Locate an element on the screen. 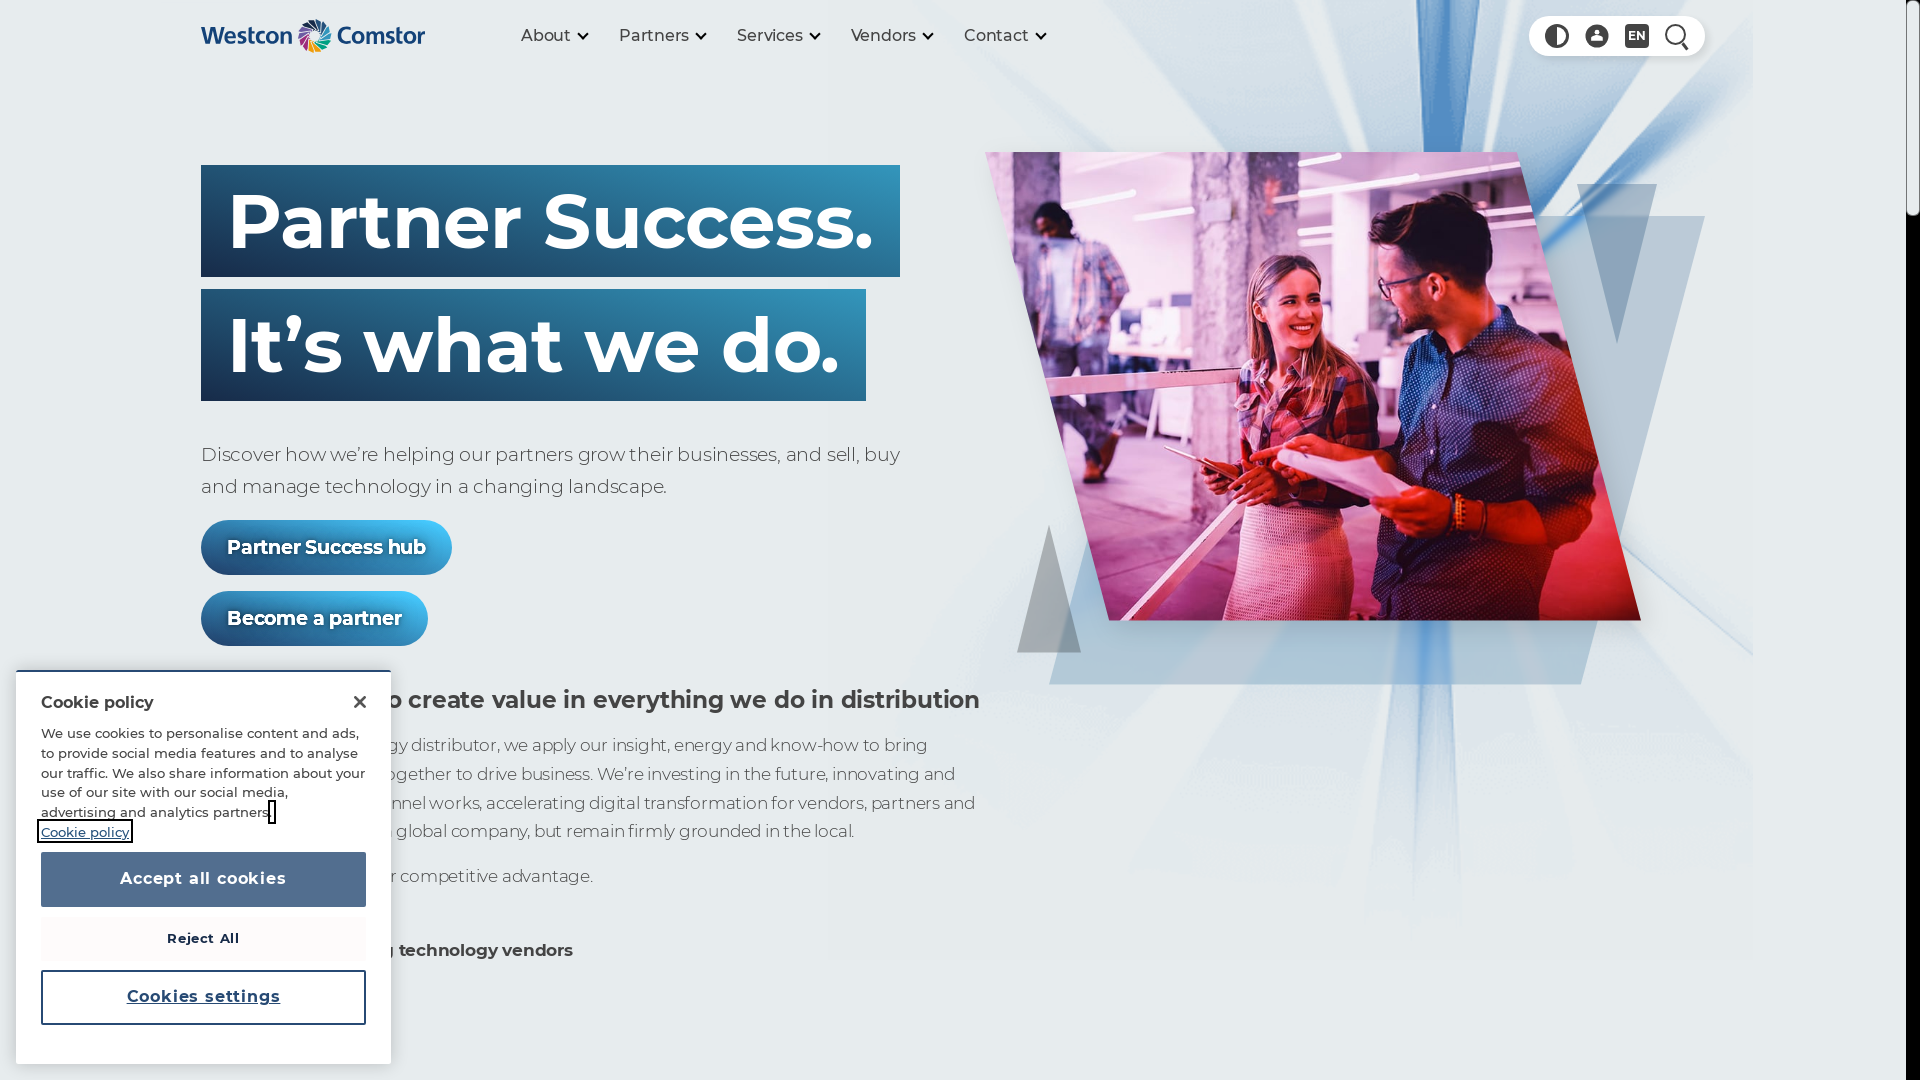 Image resolution: width=1920 pixels, height=1080 pixels. 'About' is located at coordinates (553, 35).